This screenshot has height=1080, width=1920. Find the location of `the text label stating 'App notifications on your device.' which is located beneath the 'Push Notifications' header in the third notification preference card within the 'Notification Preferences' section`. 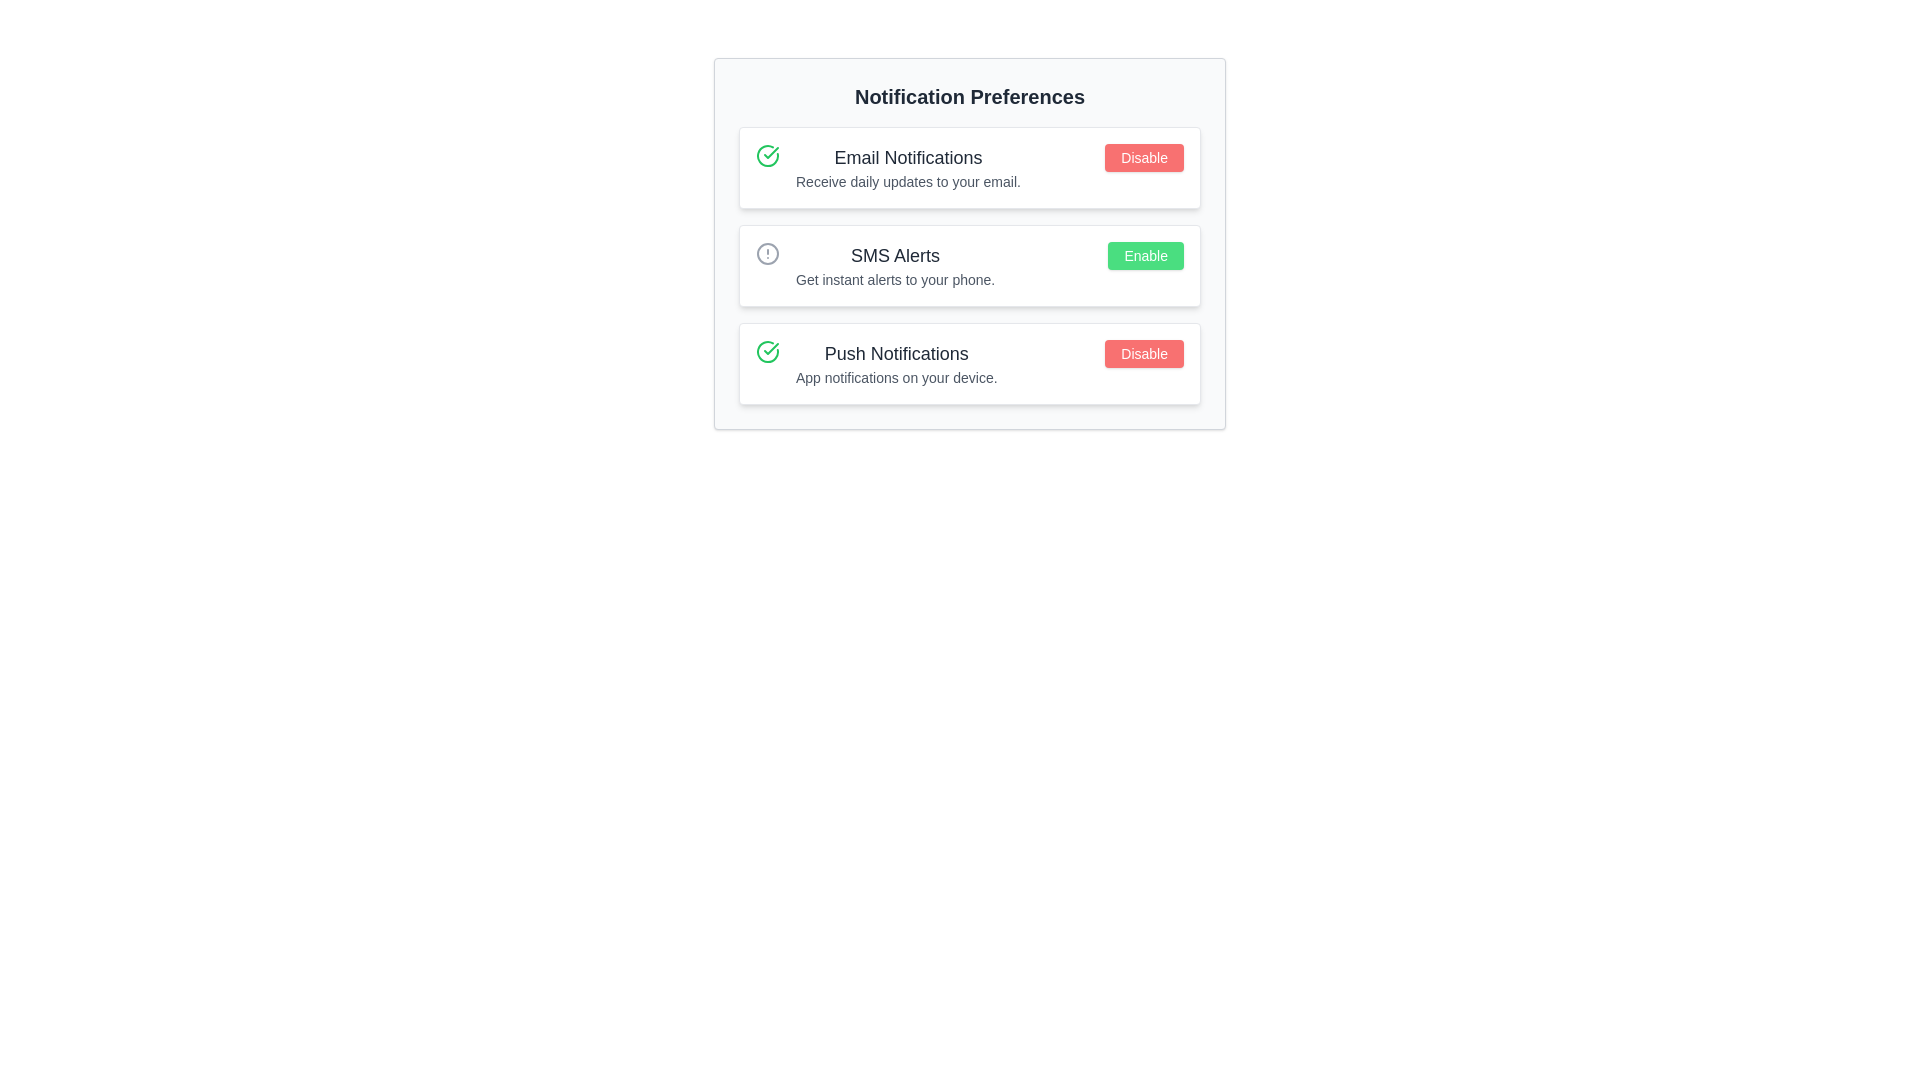

the text label stating 'App notifications on your device.' which is located beneath the 'Push Notifications' header in the third notification preference card within the 'Notification Preferences' section is located at coordinates (895, 378).